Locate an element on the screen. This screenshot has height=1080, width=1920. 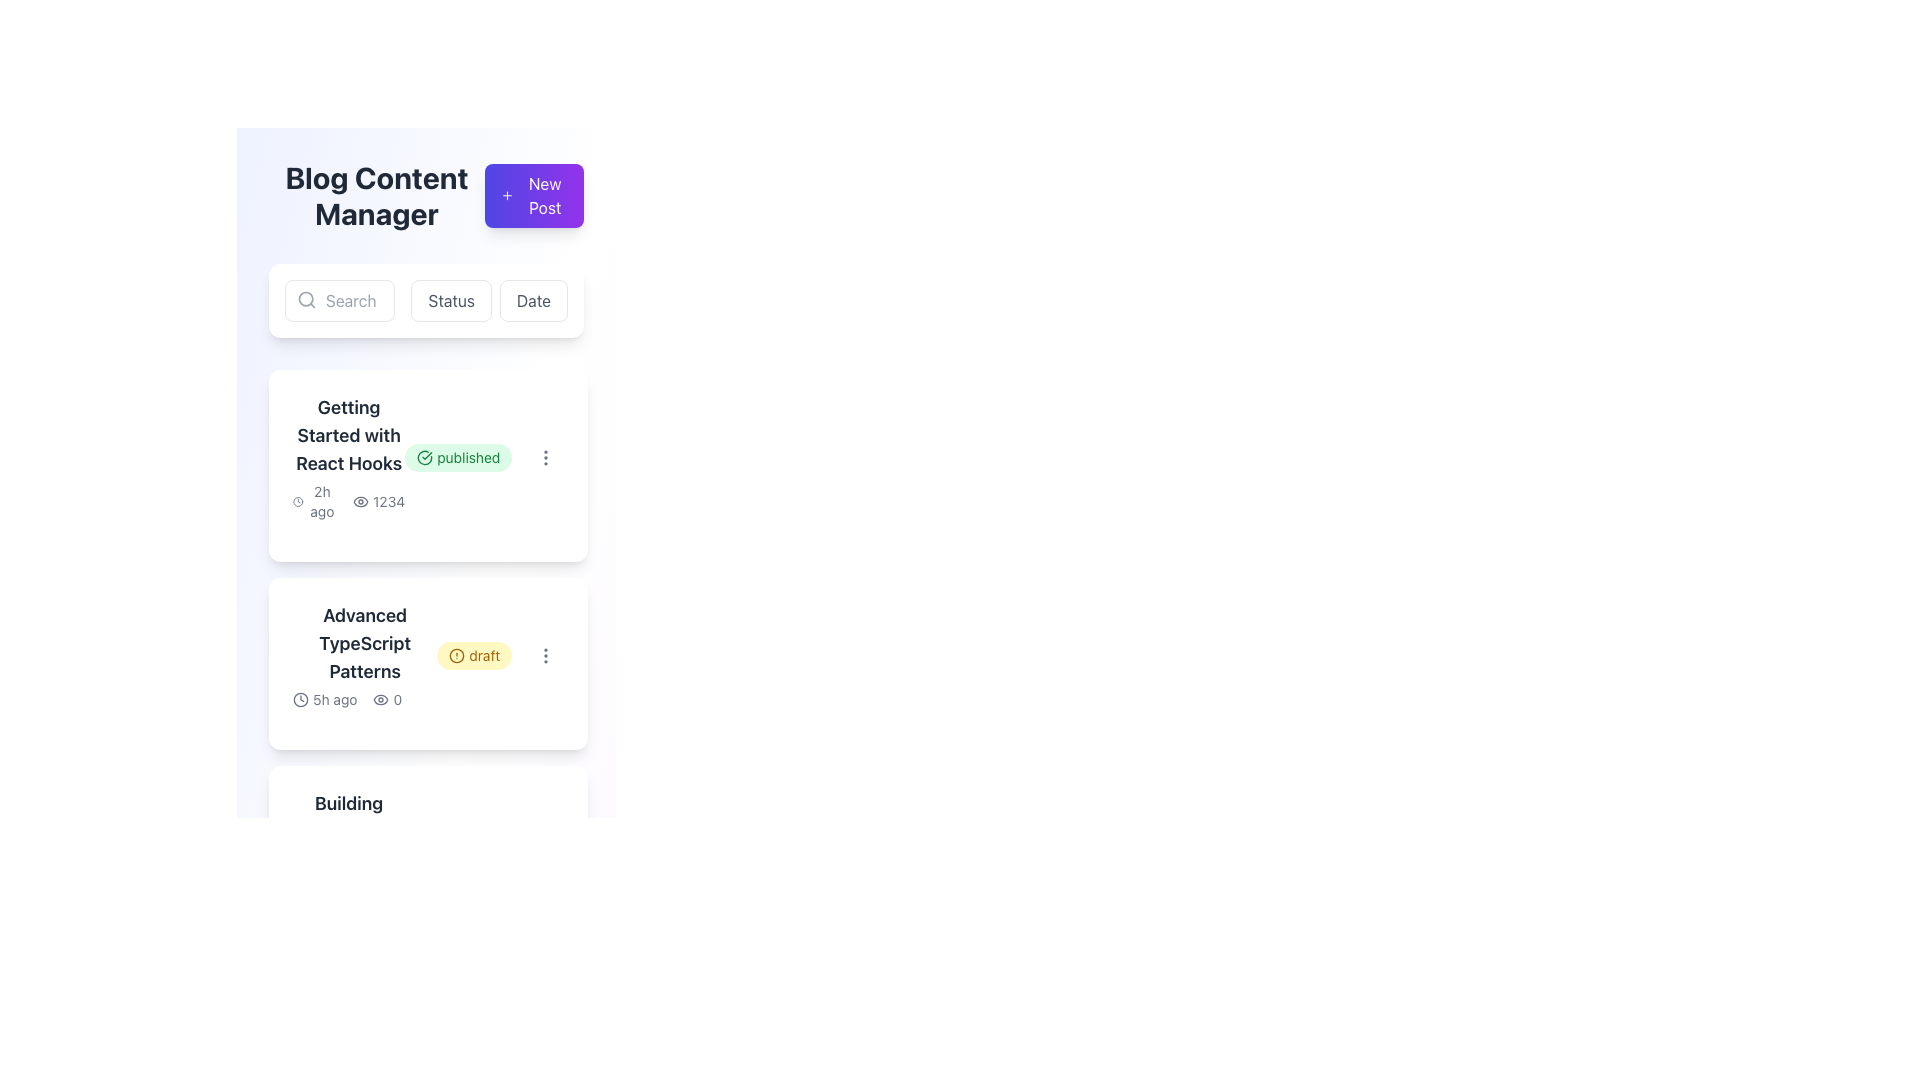
the informational text and icon group that displays a time span of '5h ago' and a numeric value of '0', separated by a clock and an eye icon, located at the bottom-left of a card element is located at coordinates (365, 698).